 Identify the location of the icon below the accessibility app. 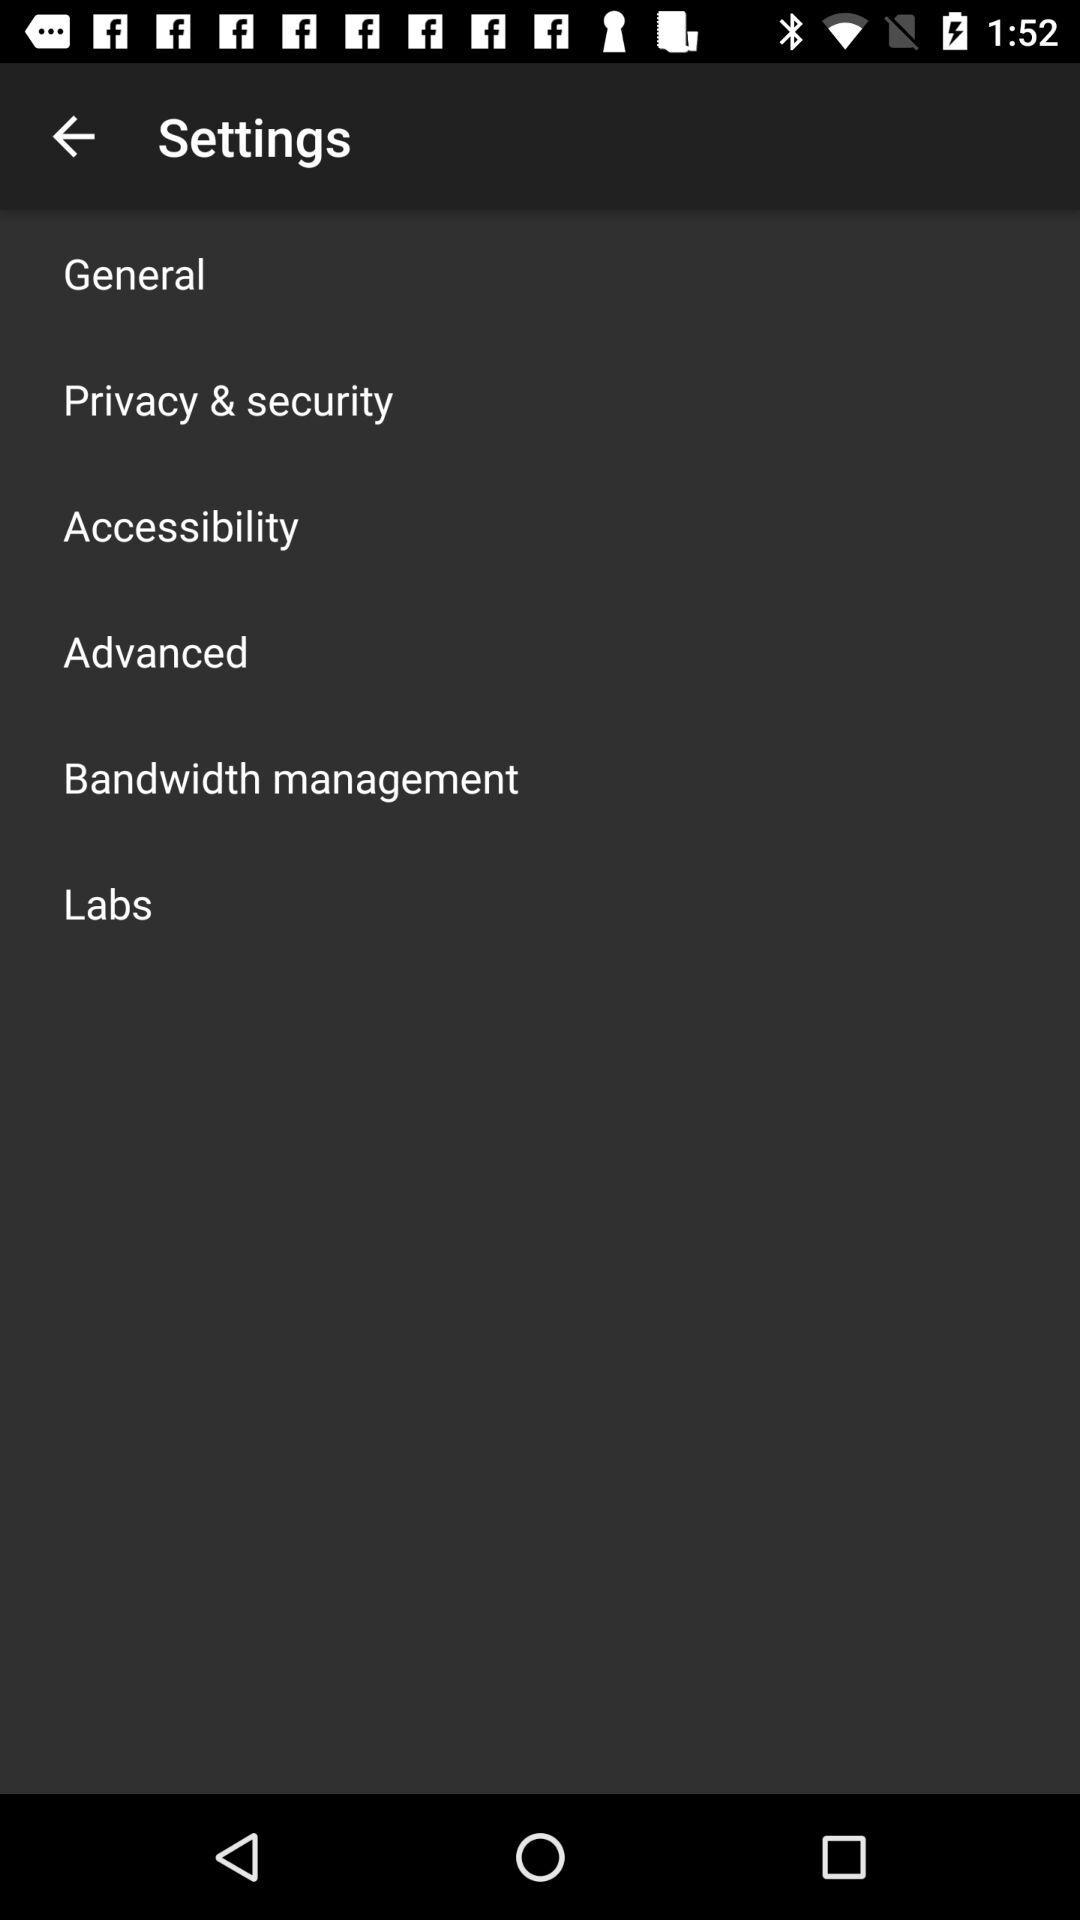
(154, 651).